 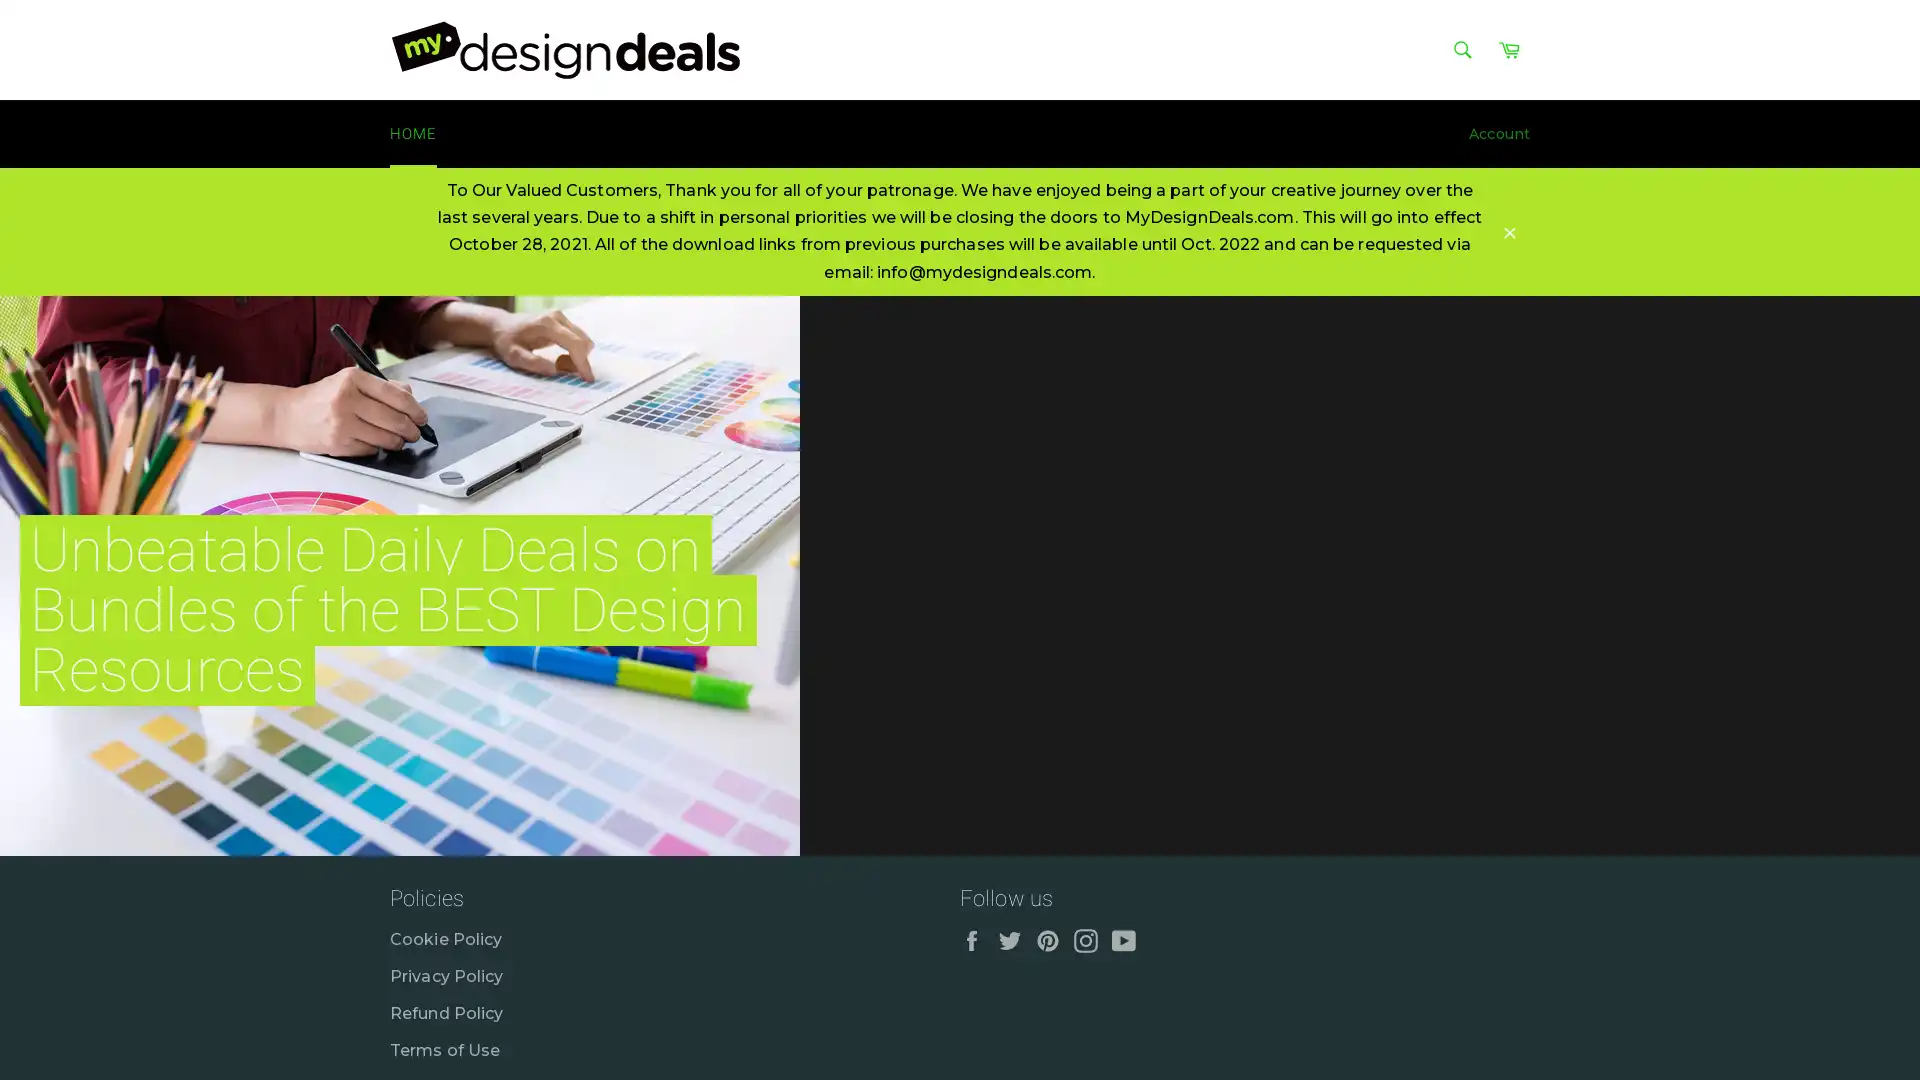 I want to click on 0, so click(x=1879, y=855).